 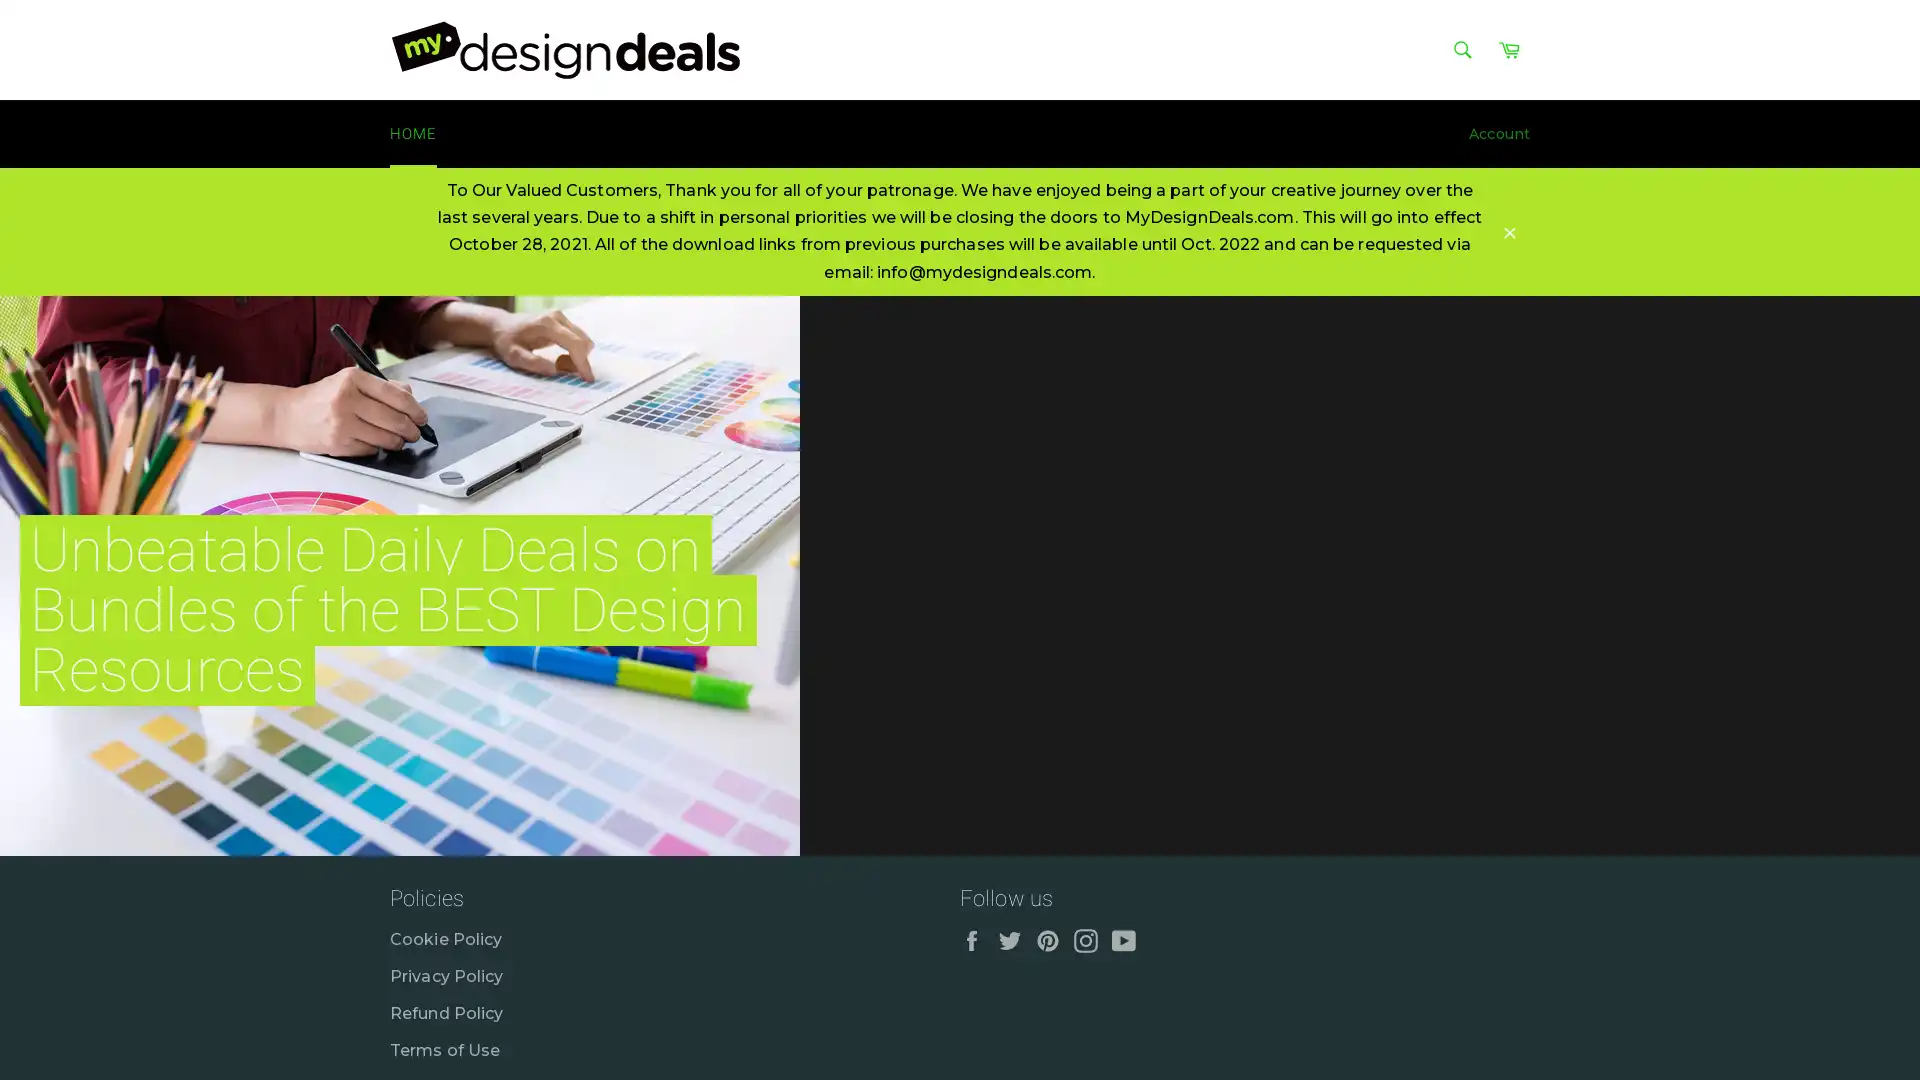 I want to click on 0, so click(x=1879, y=855).